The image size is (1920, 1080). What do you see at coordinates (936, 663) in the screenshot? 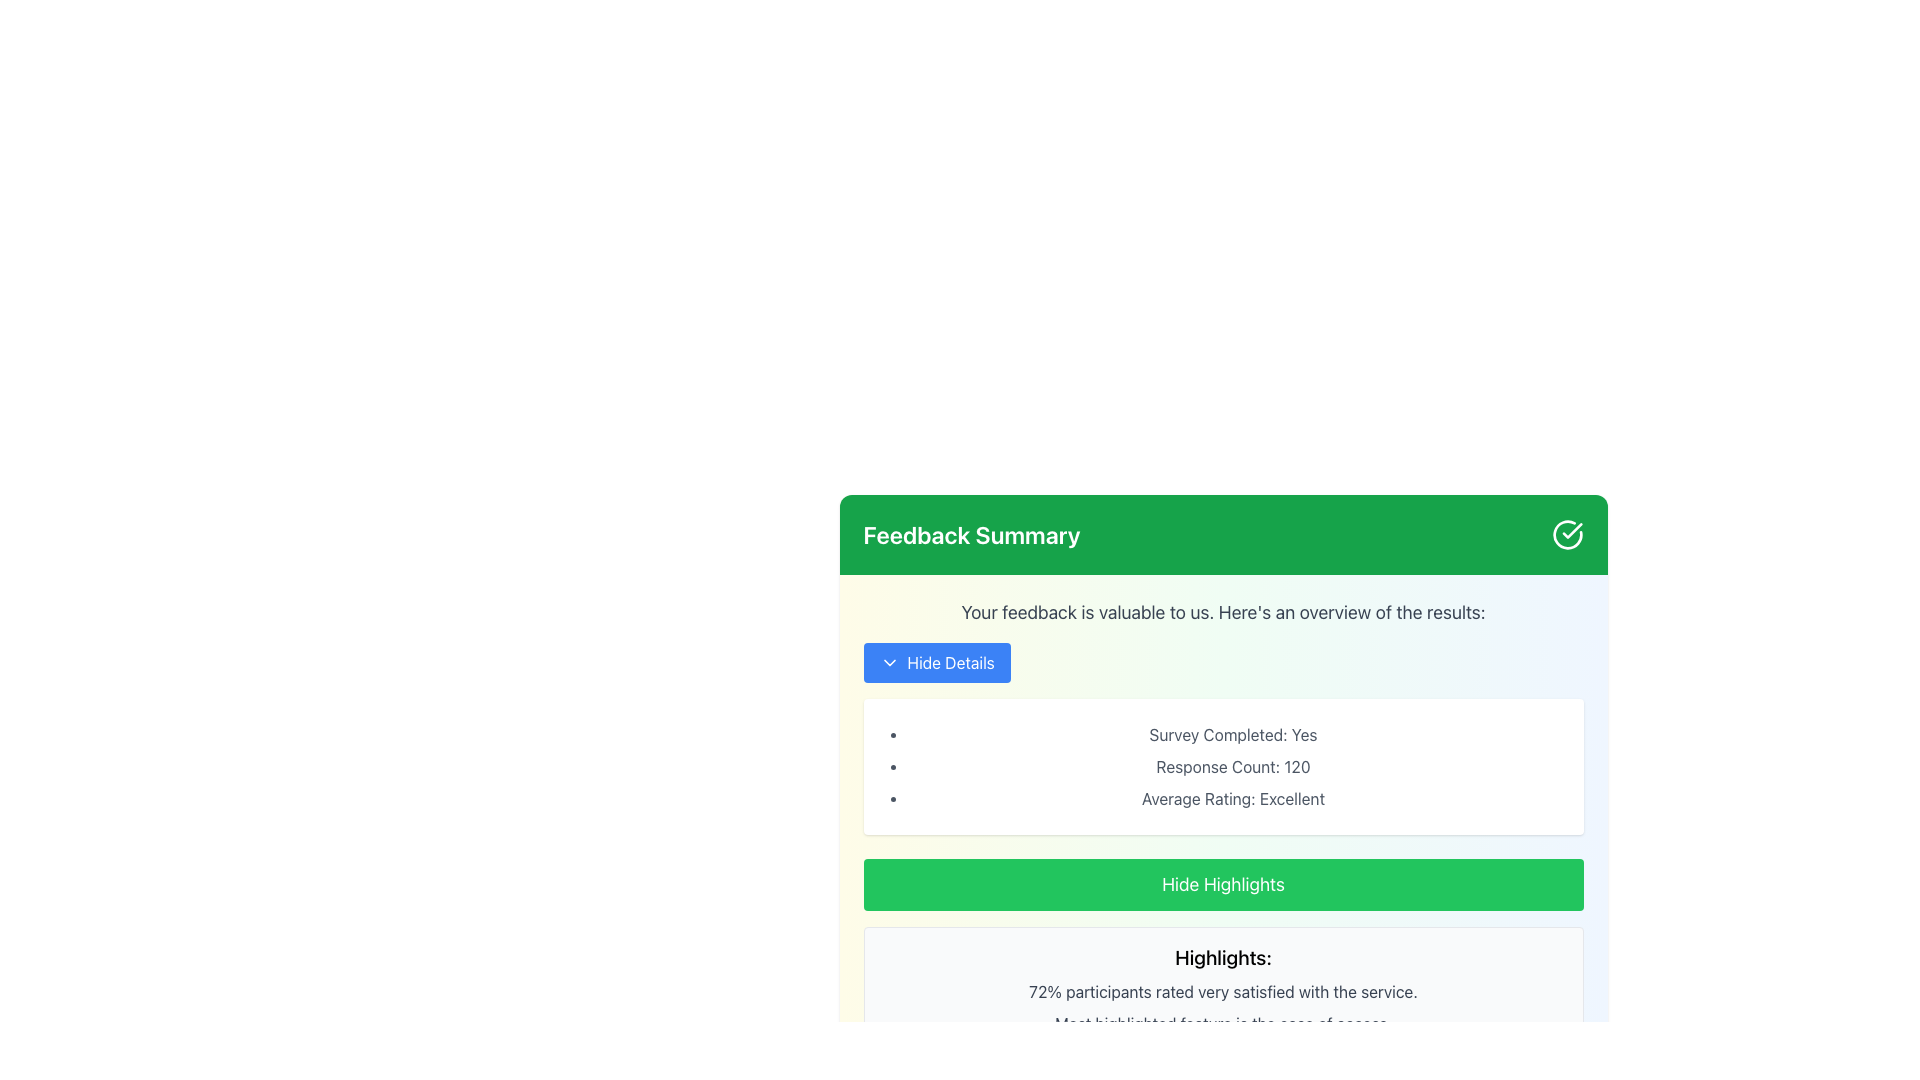
I see `the button located in the feedback summary section, which toggles the visibility of additional details` at bounding box center [936, 663].